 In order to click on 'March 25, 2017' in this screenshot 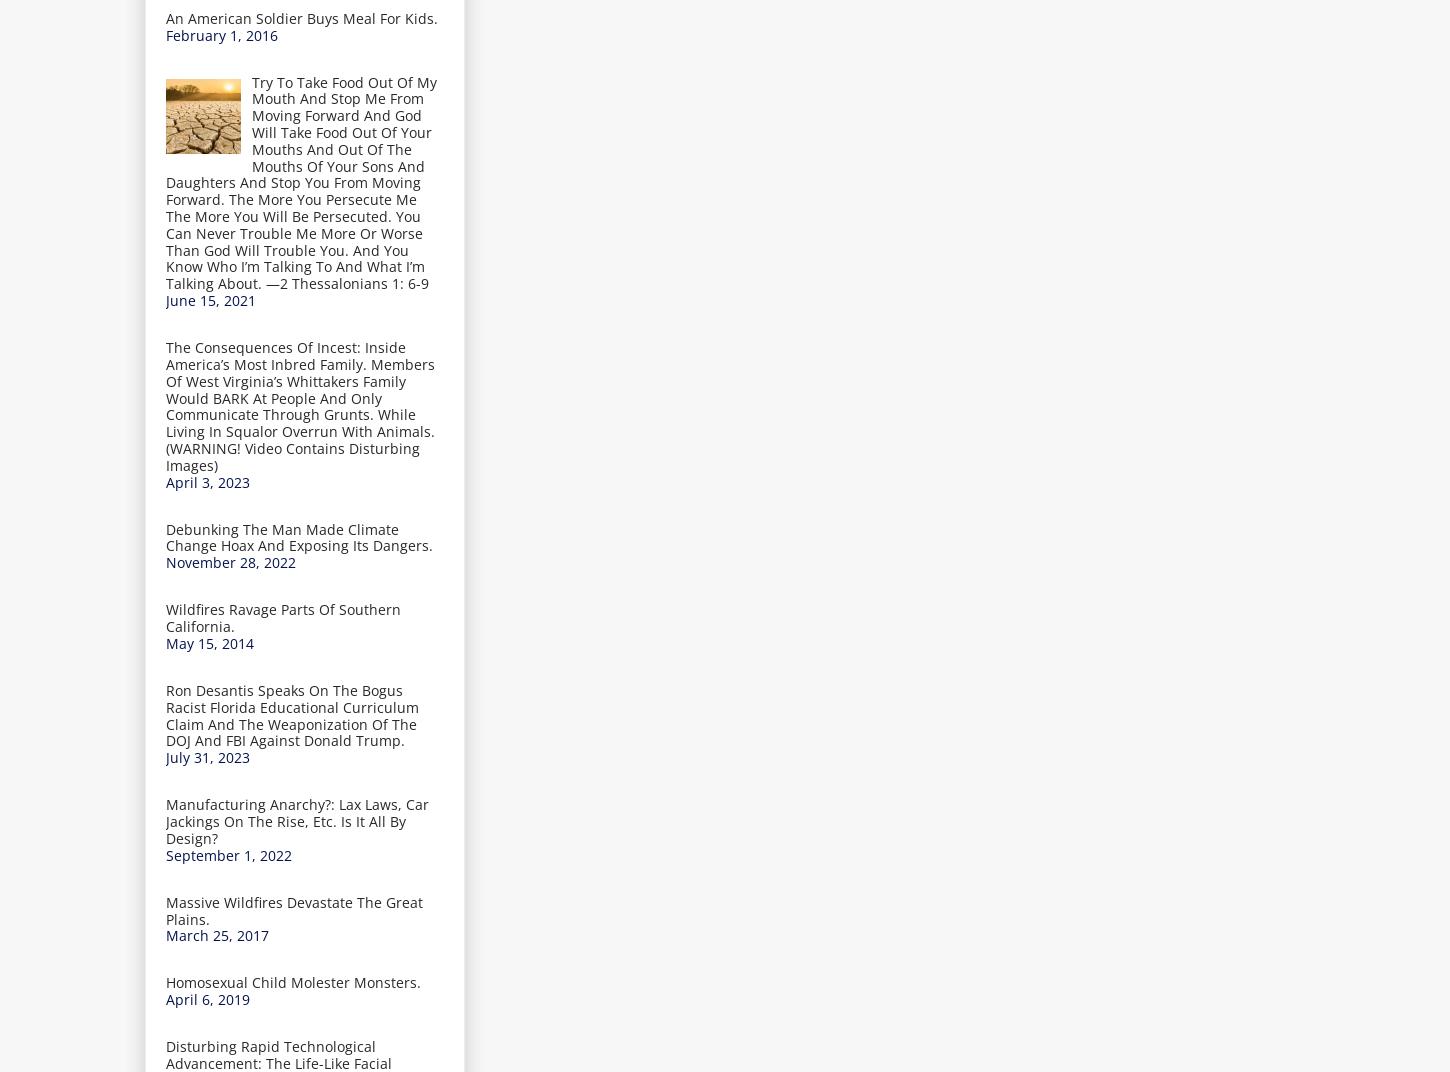, I will do `click(216, 935)`.